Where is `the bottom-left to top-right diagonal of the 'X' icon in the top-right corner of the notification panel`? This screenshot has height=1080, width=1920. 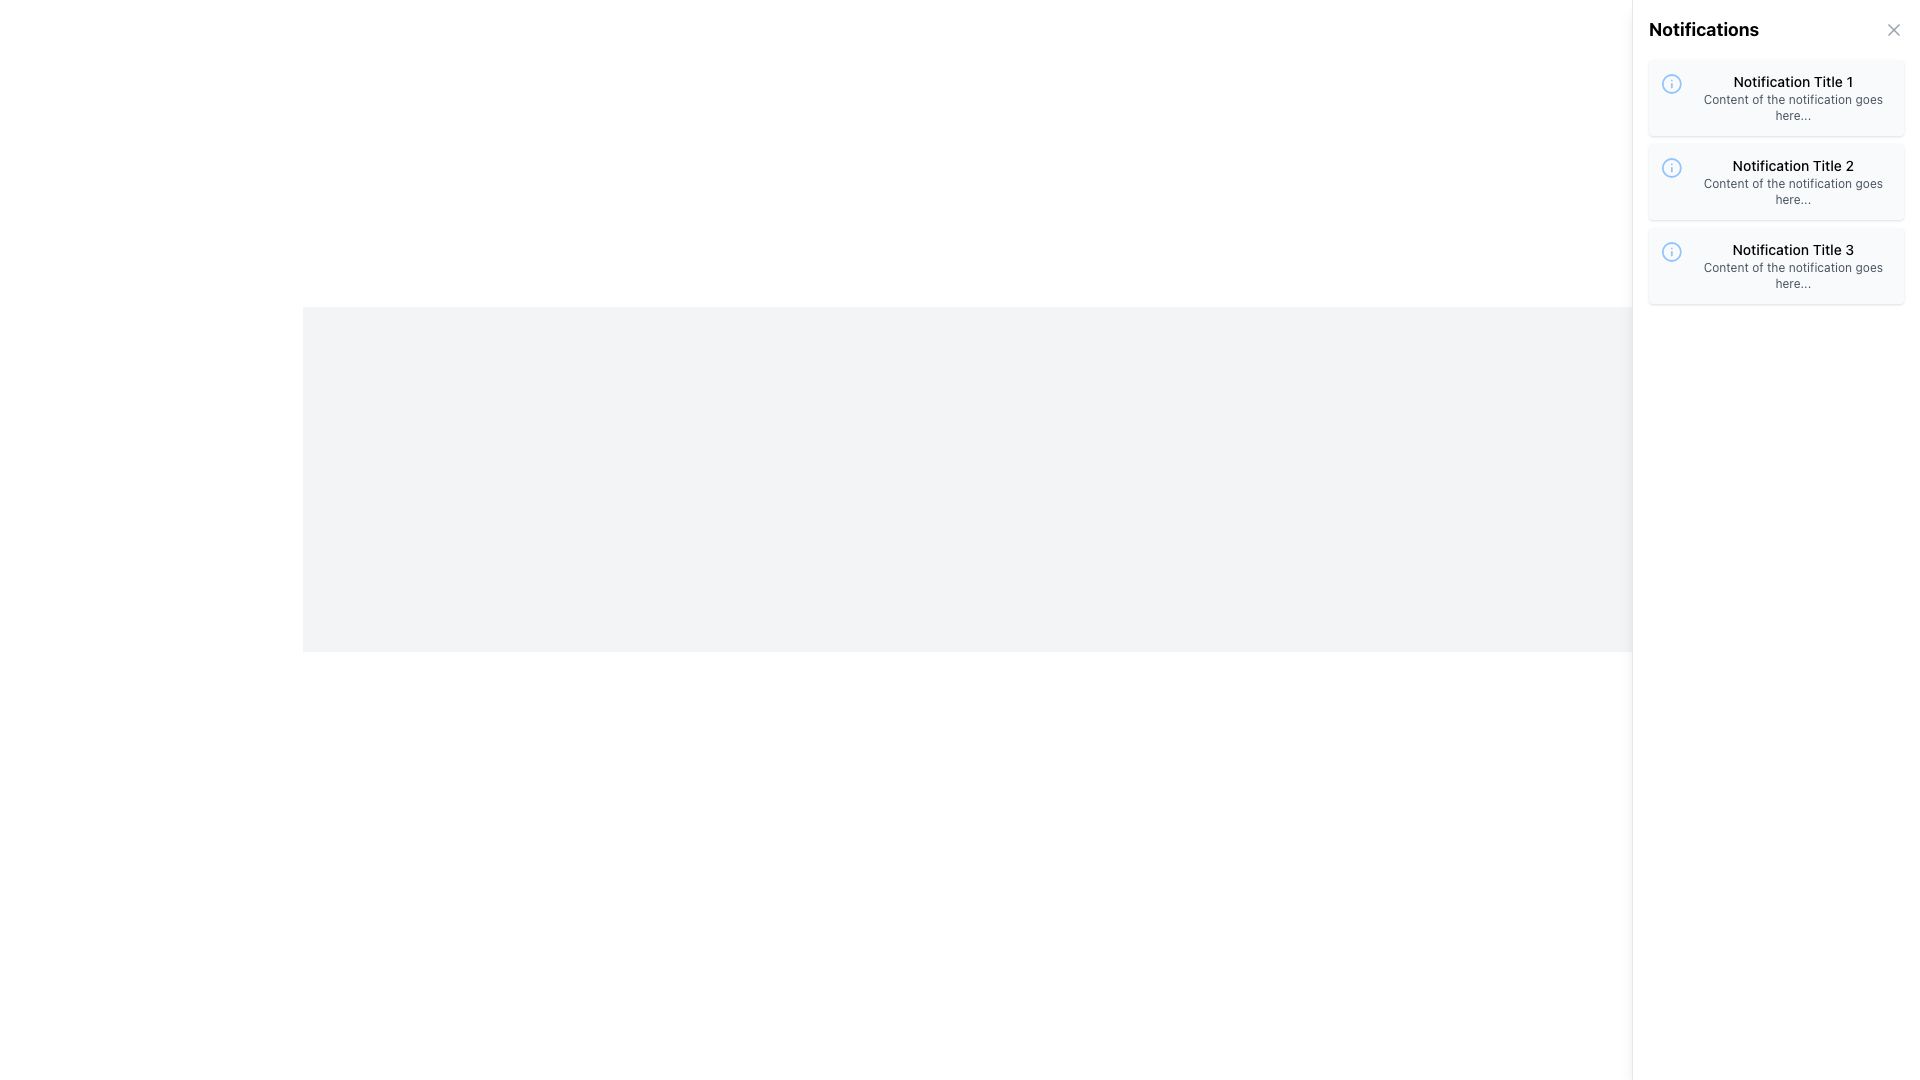
the bottom-left to top-right diagonal of the 'X' icon in the top-right corner of the notification panel is located at coordinates (1893, 30).